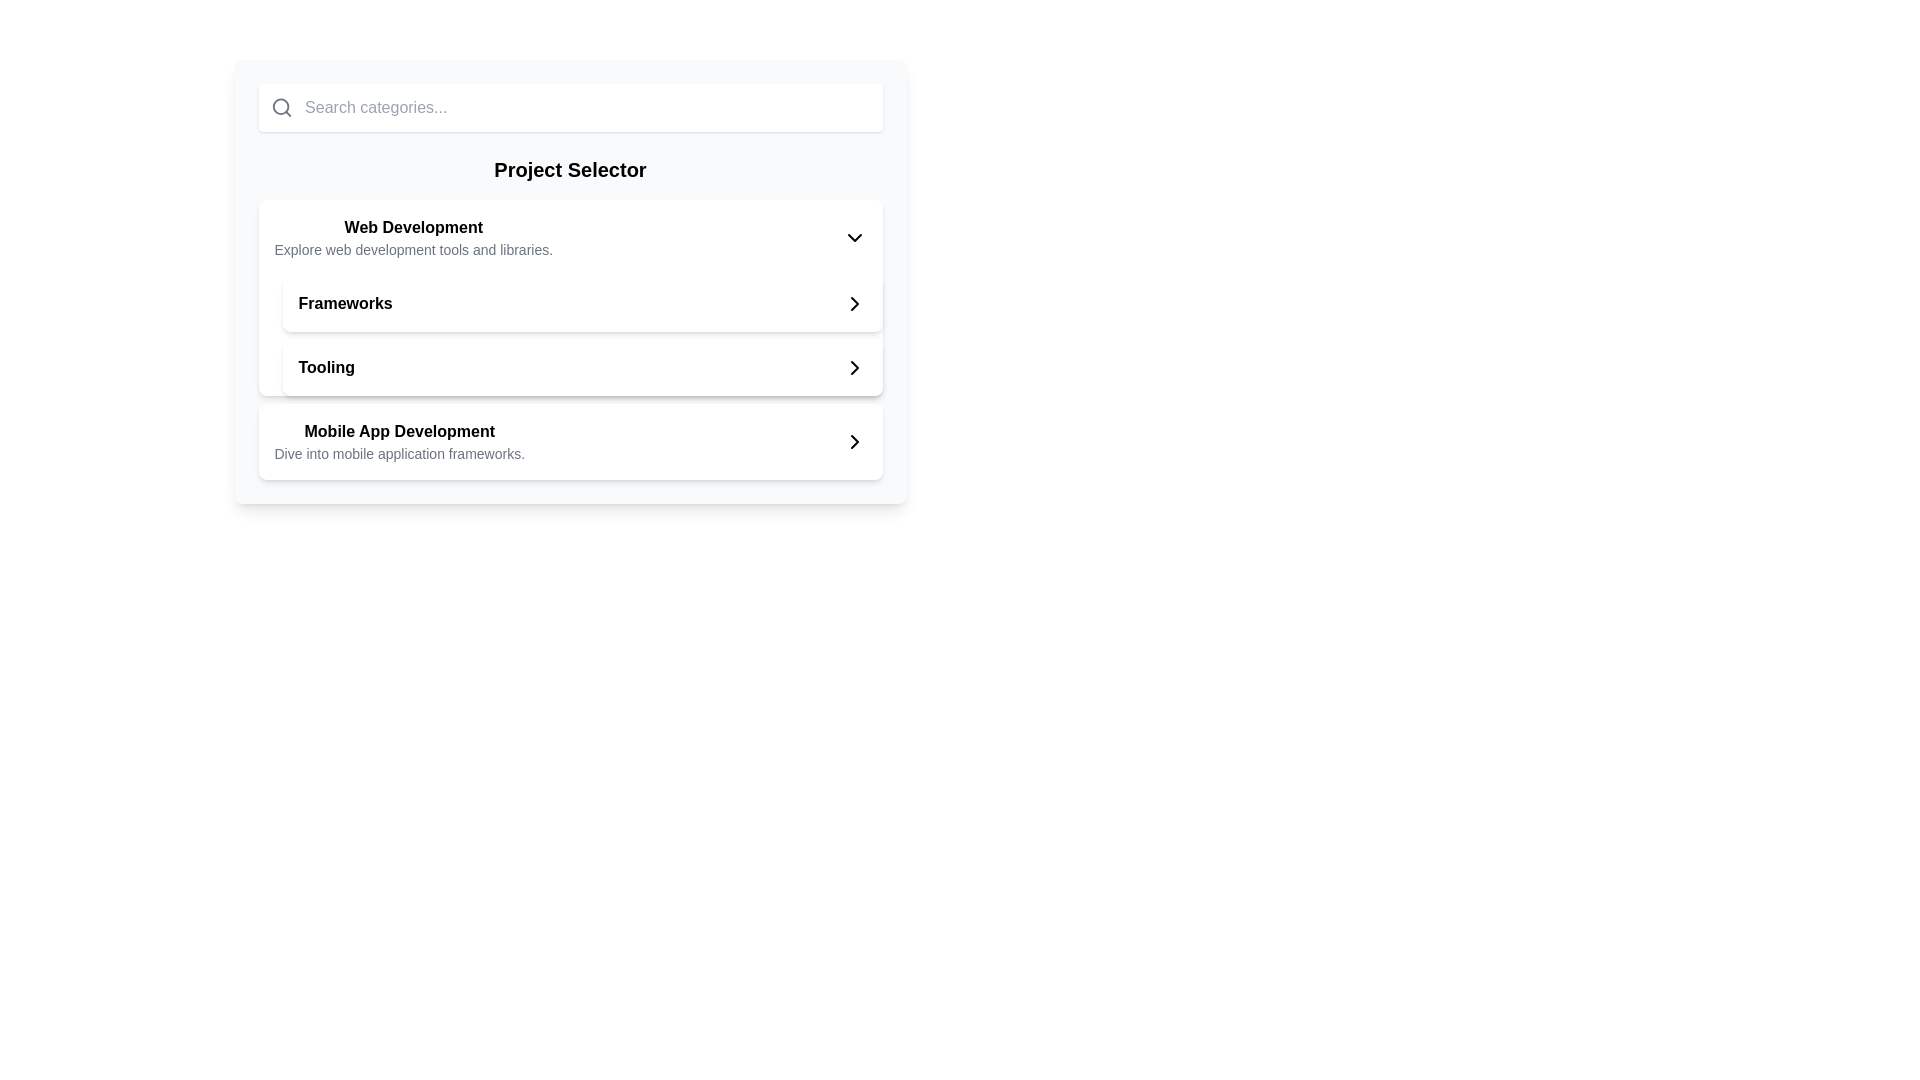  What do you see at coordinates (854, 367) in the screenshot?
I see `the rightward-pointing chevron icon located at the end of the 'Tooling' list item in the 'Project Selector' menu to integrate interaction based on its recognition` at bounding box center [854, 367].